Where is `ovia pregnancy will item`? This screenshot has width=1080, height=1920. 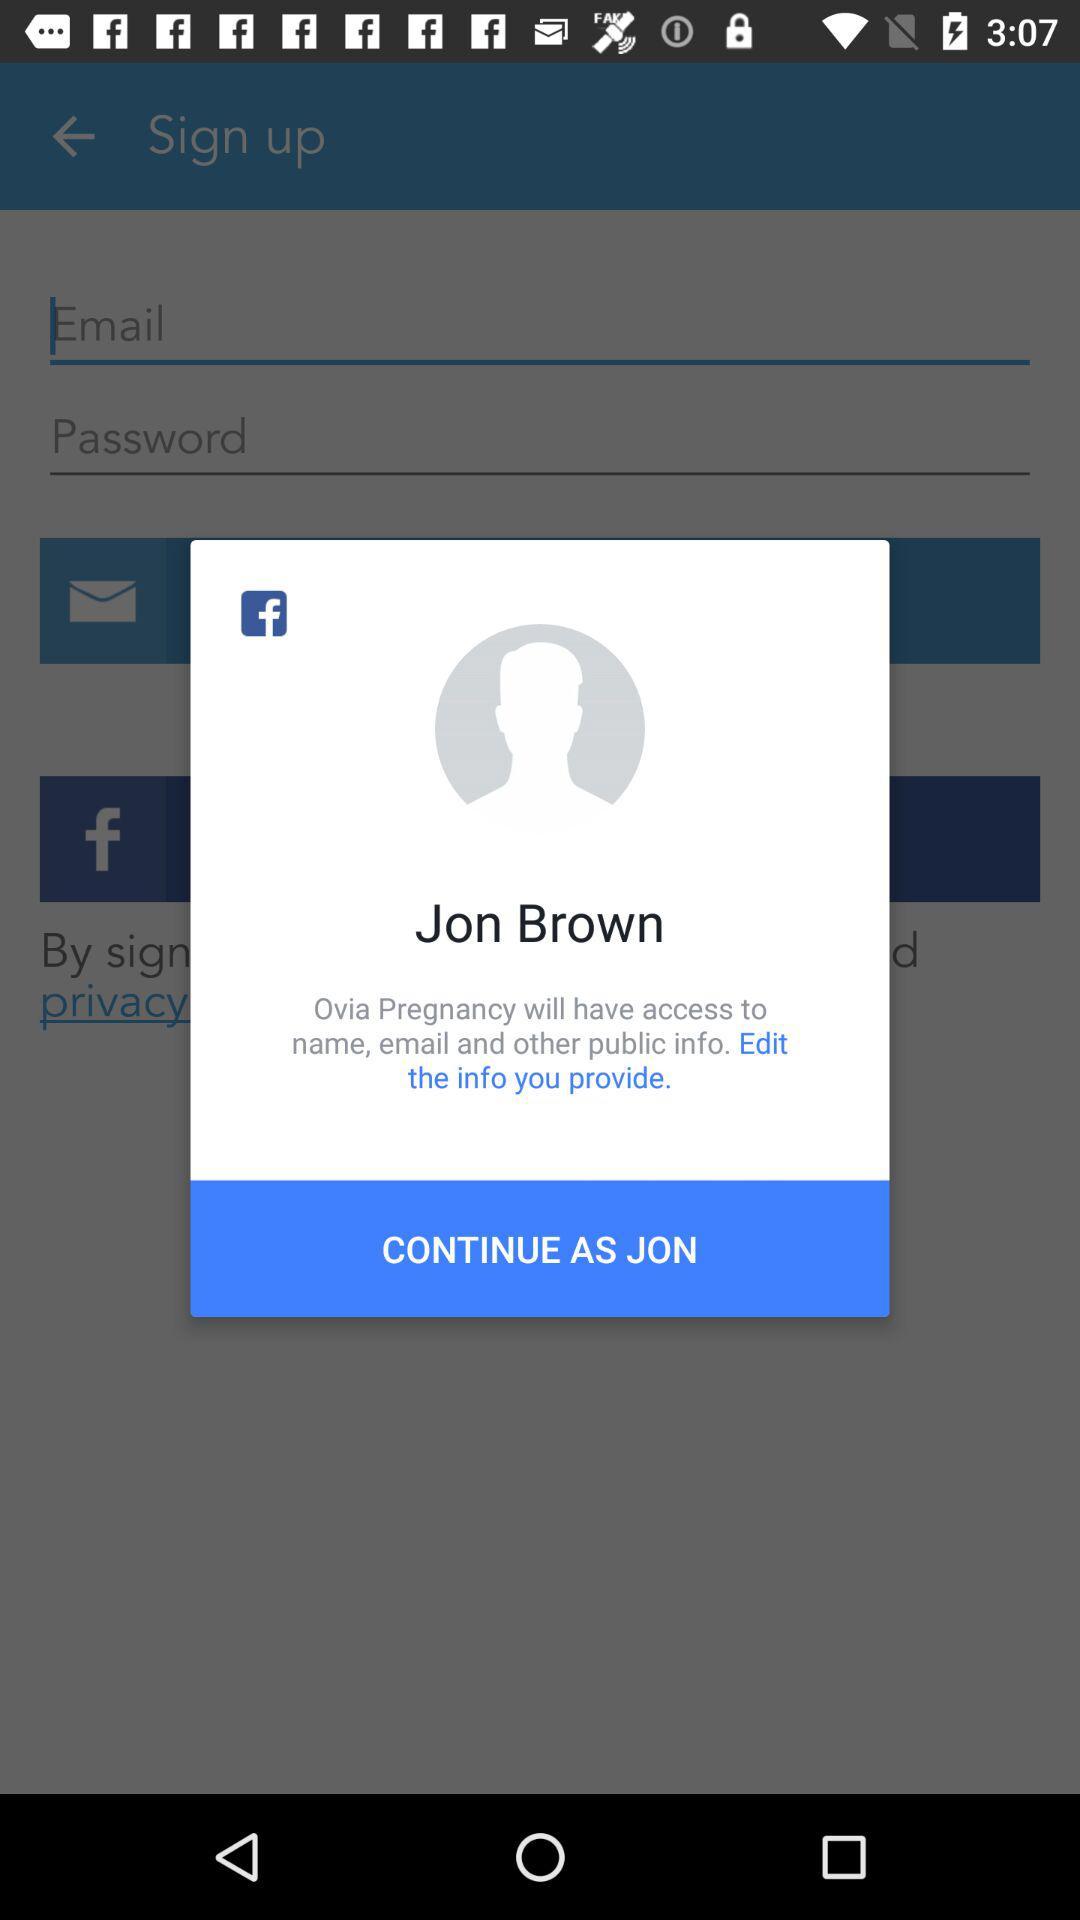
ovia pregnancy will item is located at coordinates (540, 1041).